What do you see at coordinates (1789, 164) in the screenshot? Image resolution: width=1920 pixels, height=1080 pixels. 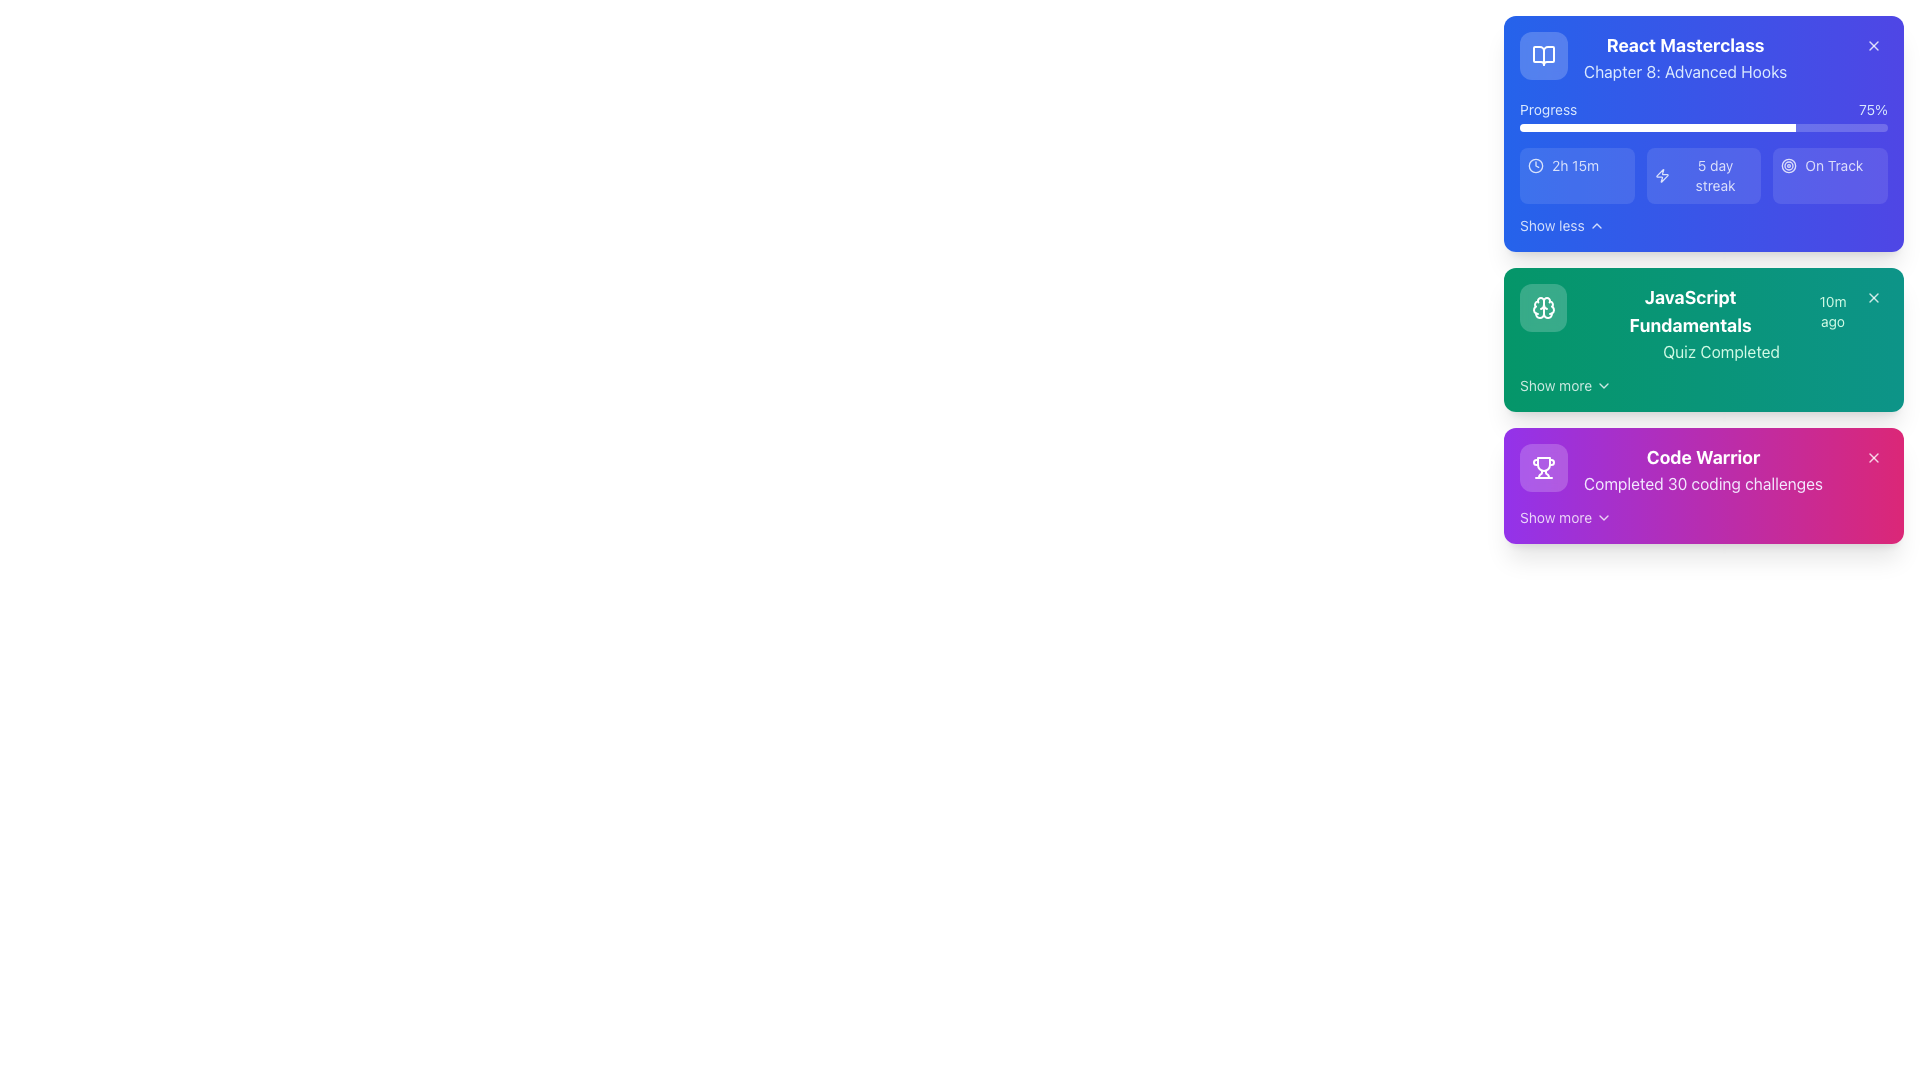 I see `the decorative icon in the 'On Track' section of the 'React Masterclass' card, which symbolizes focus or progress, located to the right of the 'On Track' text` at bounding box center [1789, 164].